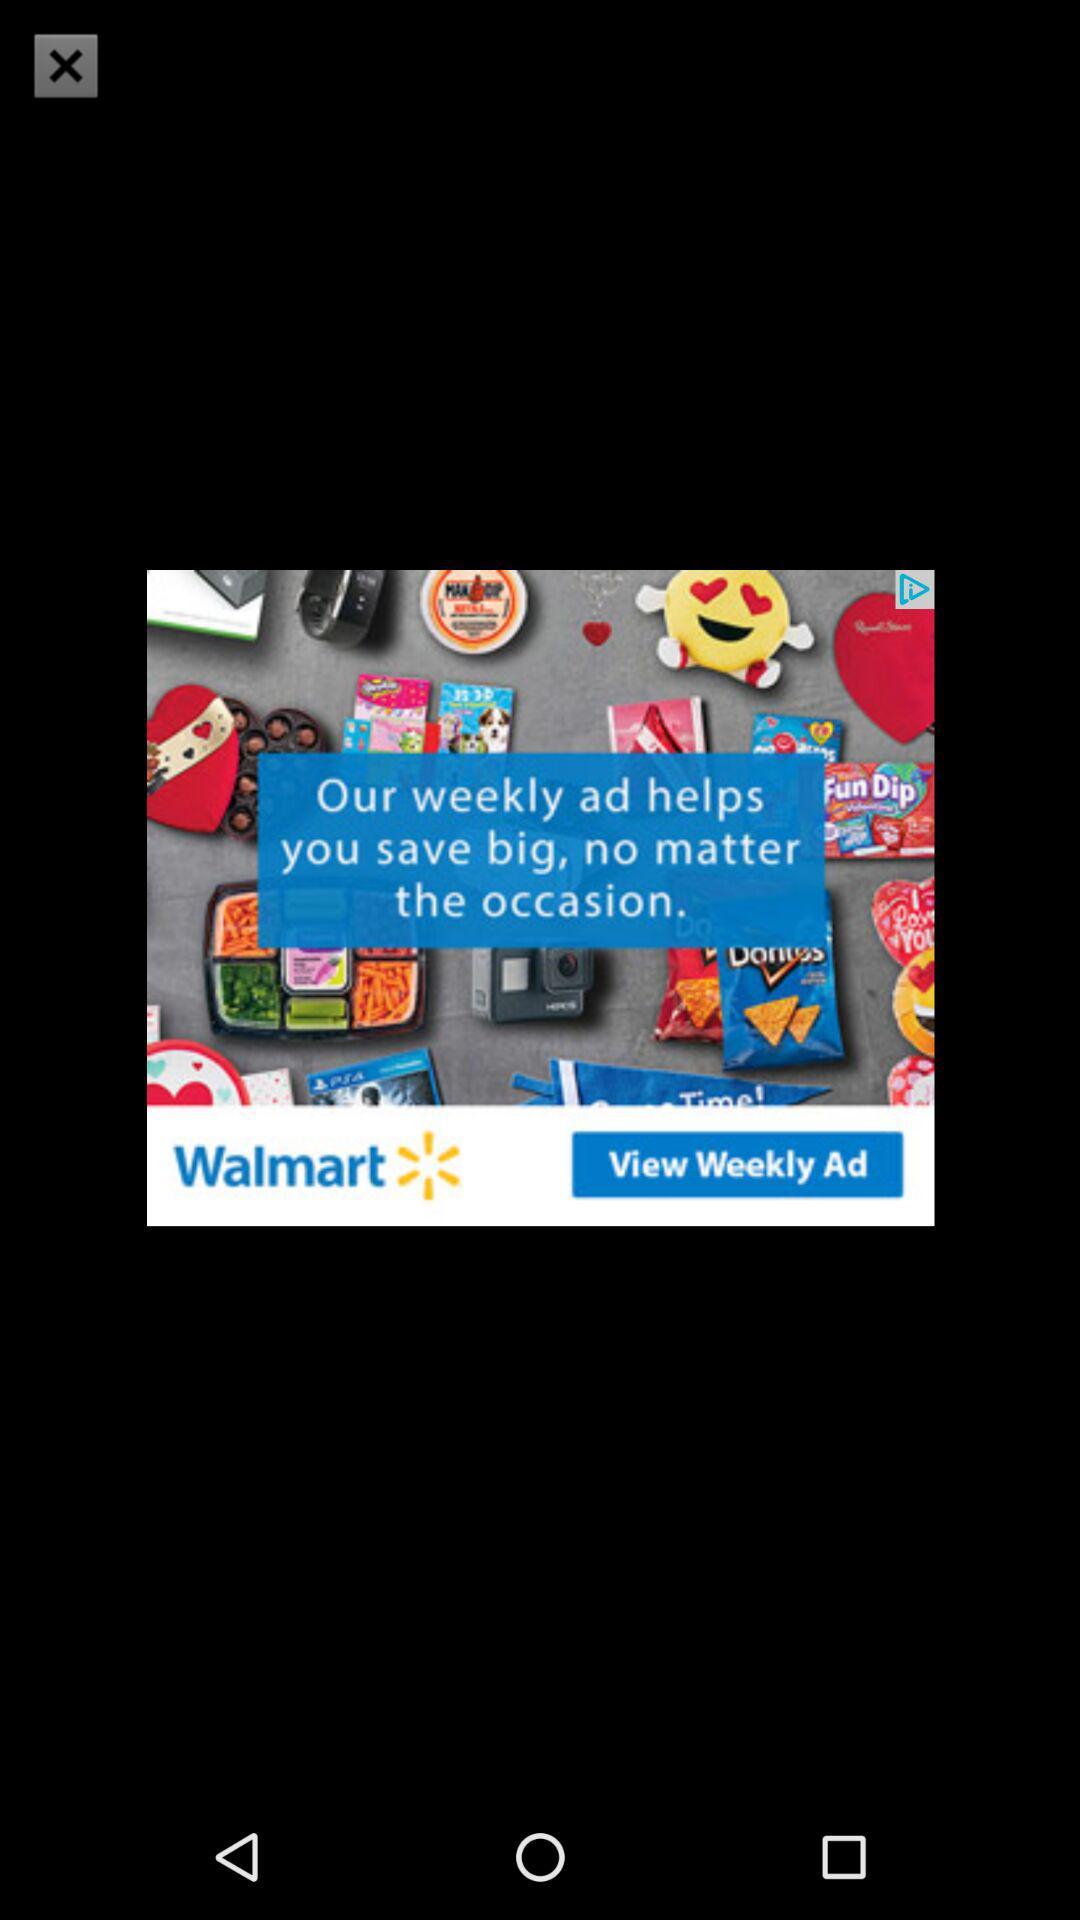 The height and width of the screenshot is (1920, 1080). I want to click on the close icon, so click(64, 70).